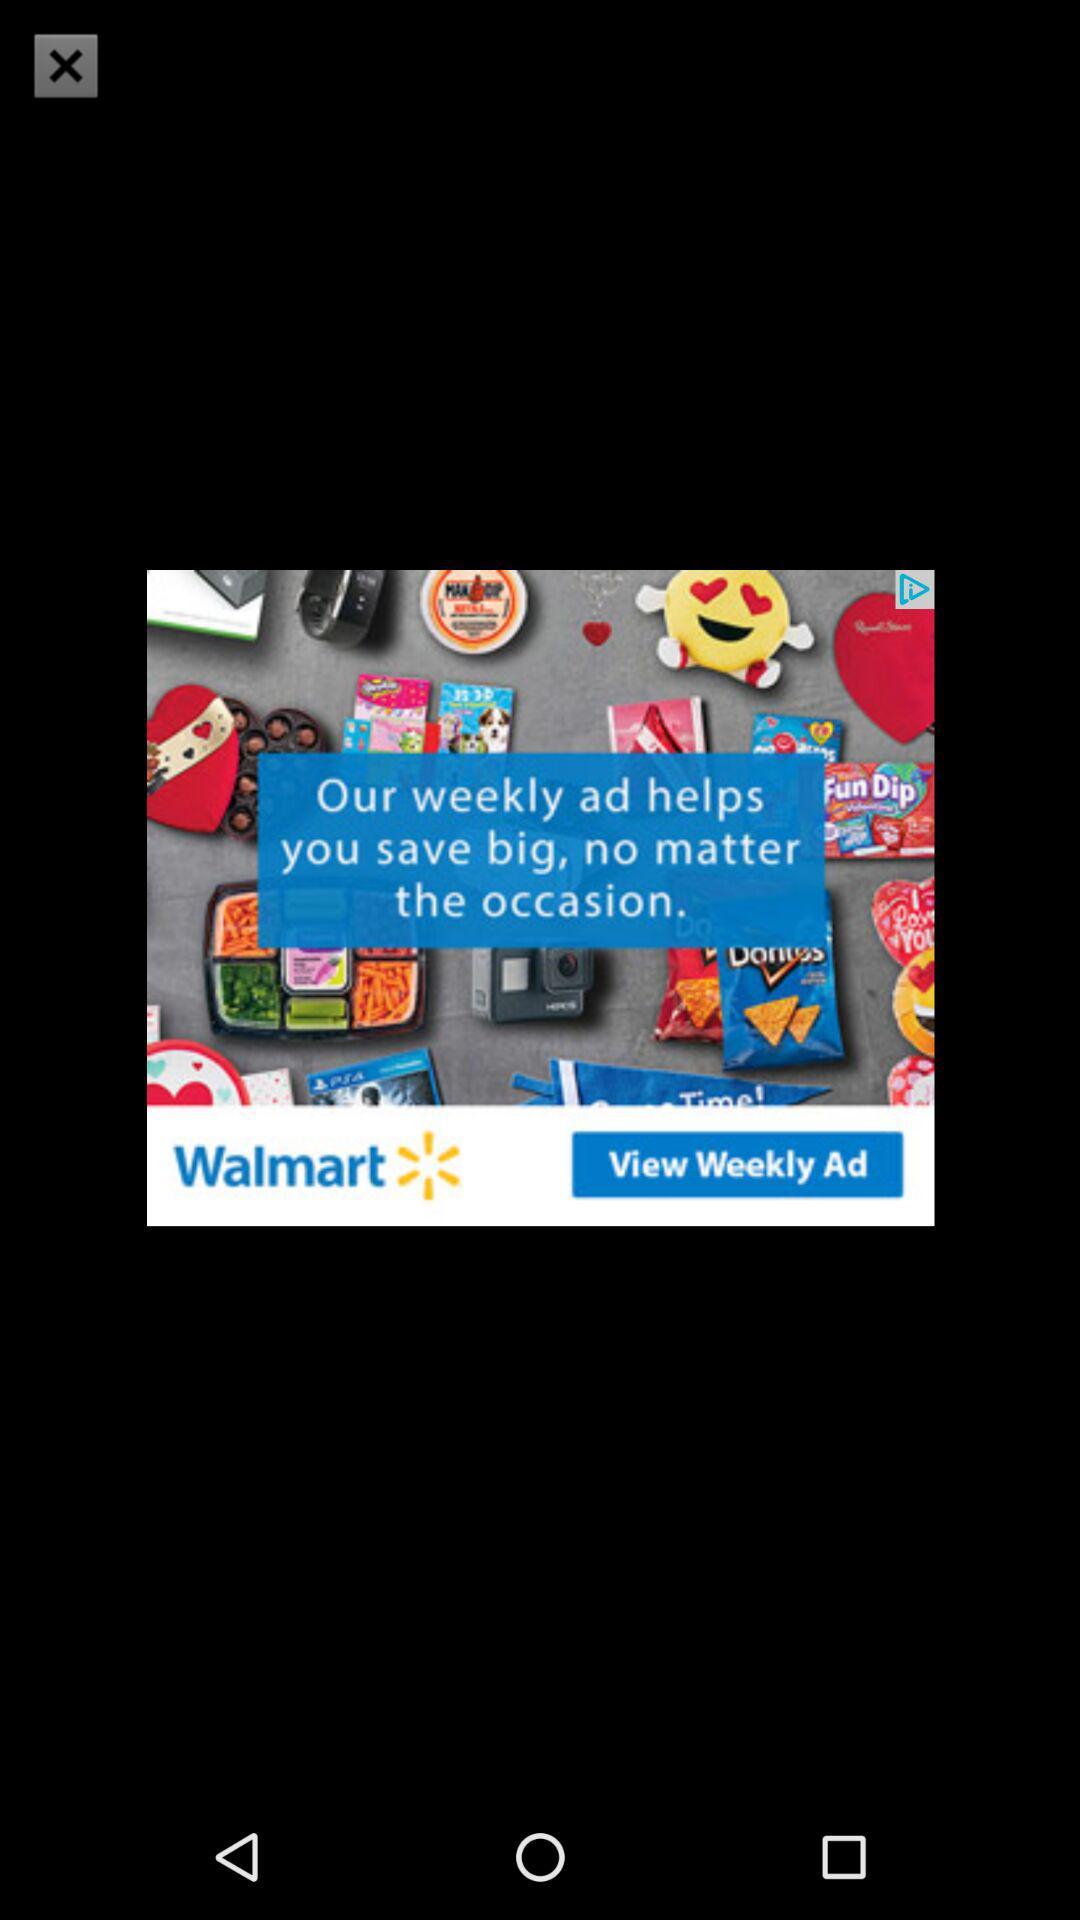 The height and width of the screenshot is (1920, 1080). I want to click on the close icon, so click(64, 70).